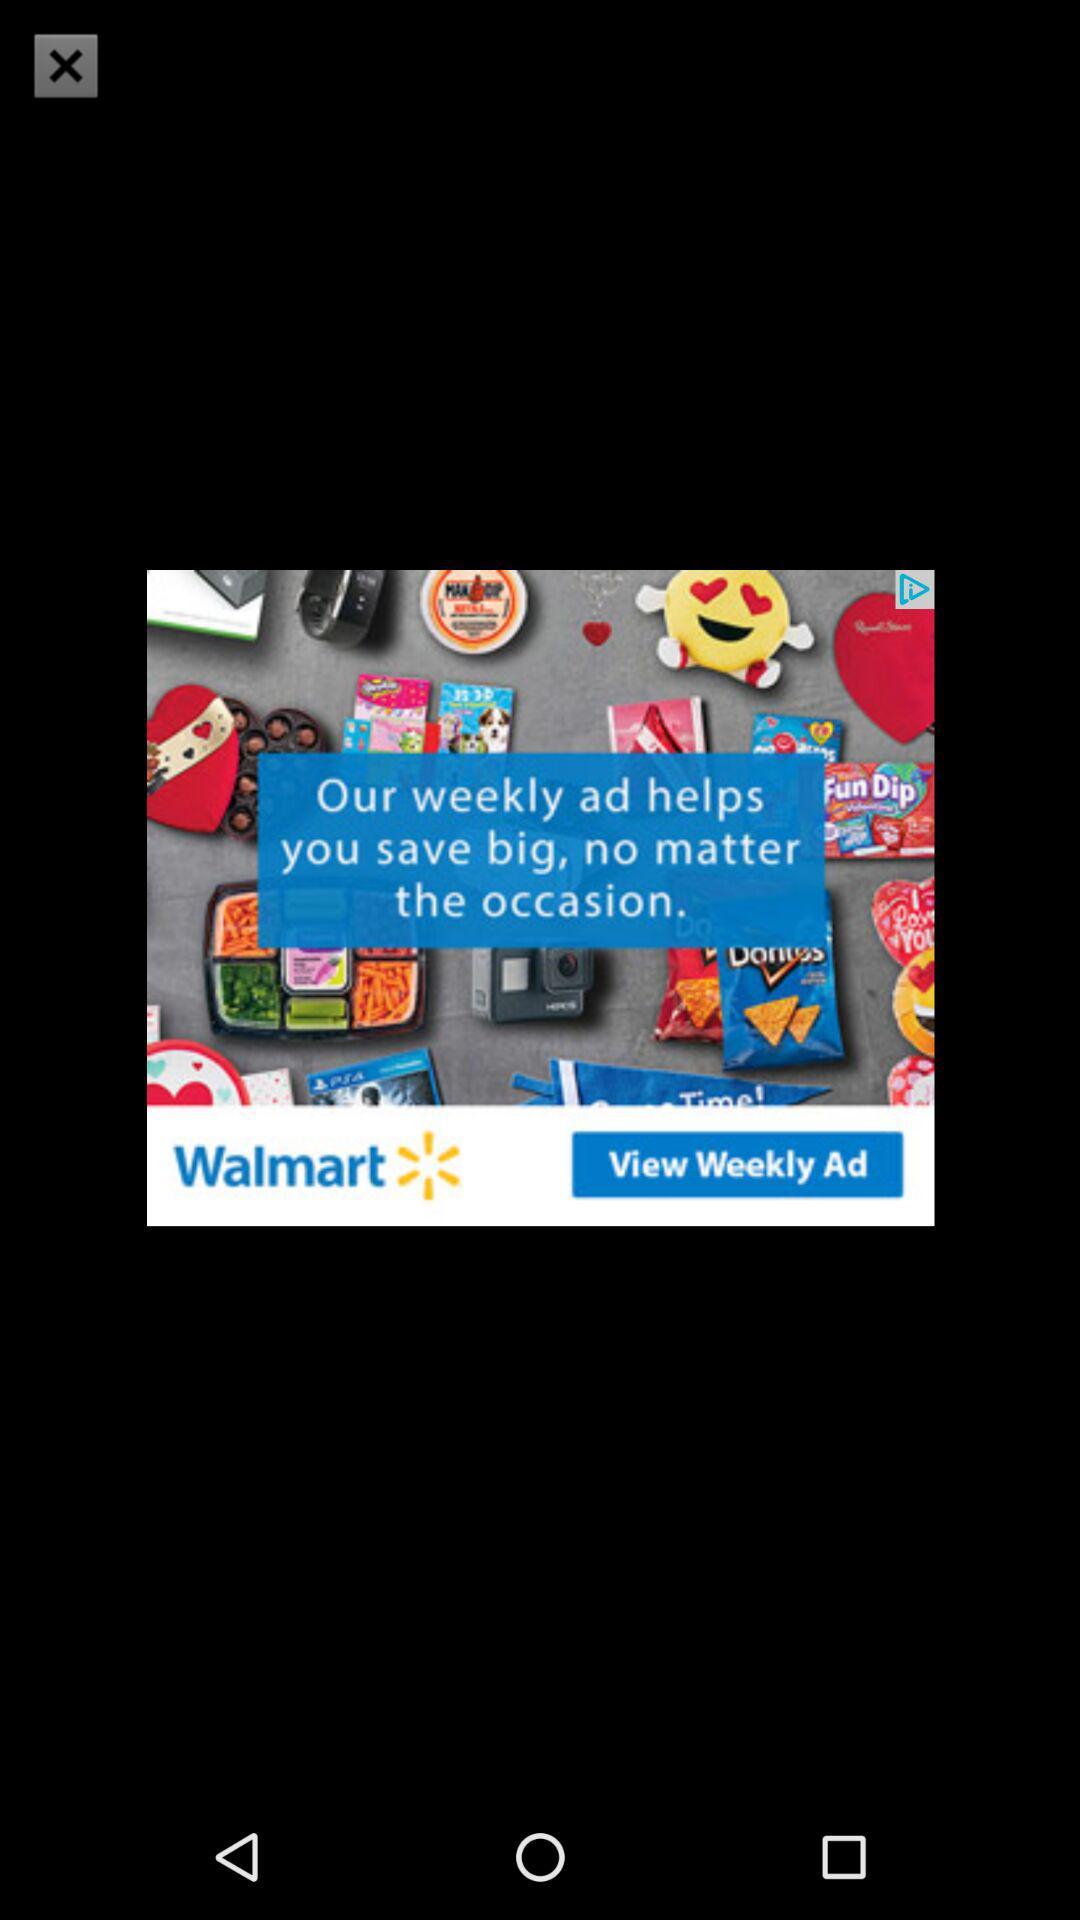 The height and width of the screenshot is (1920, 1080). I want to click on the close icon, so click(64, 70).